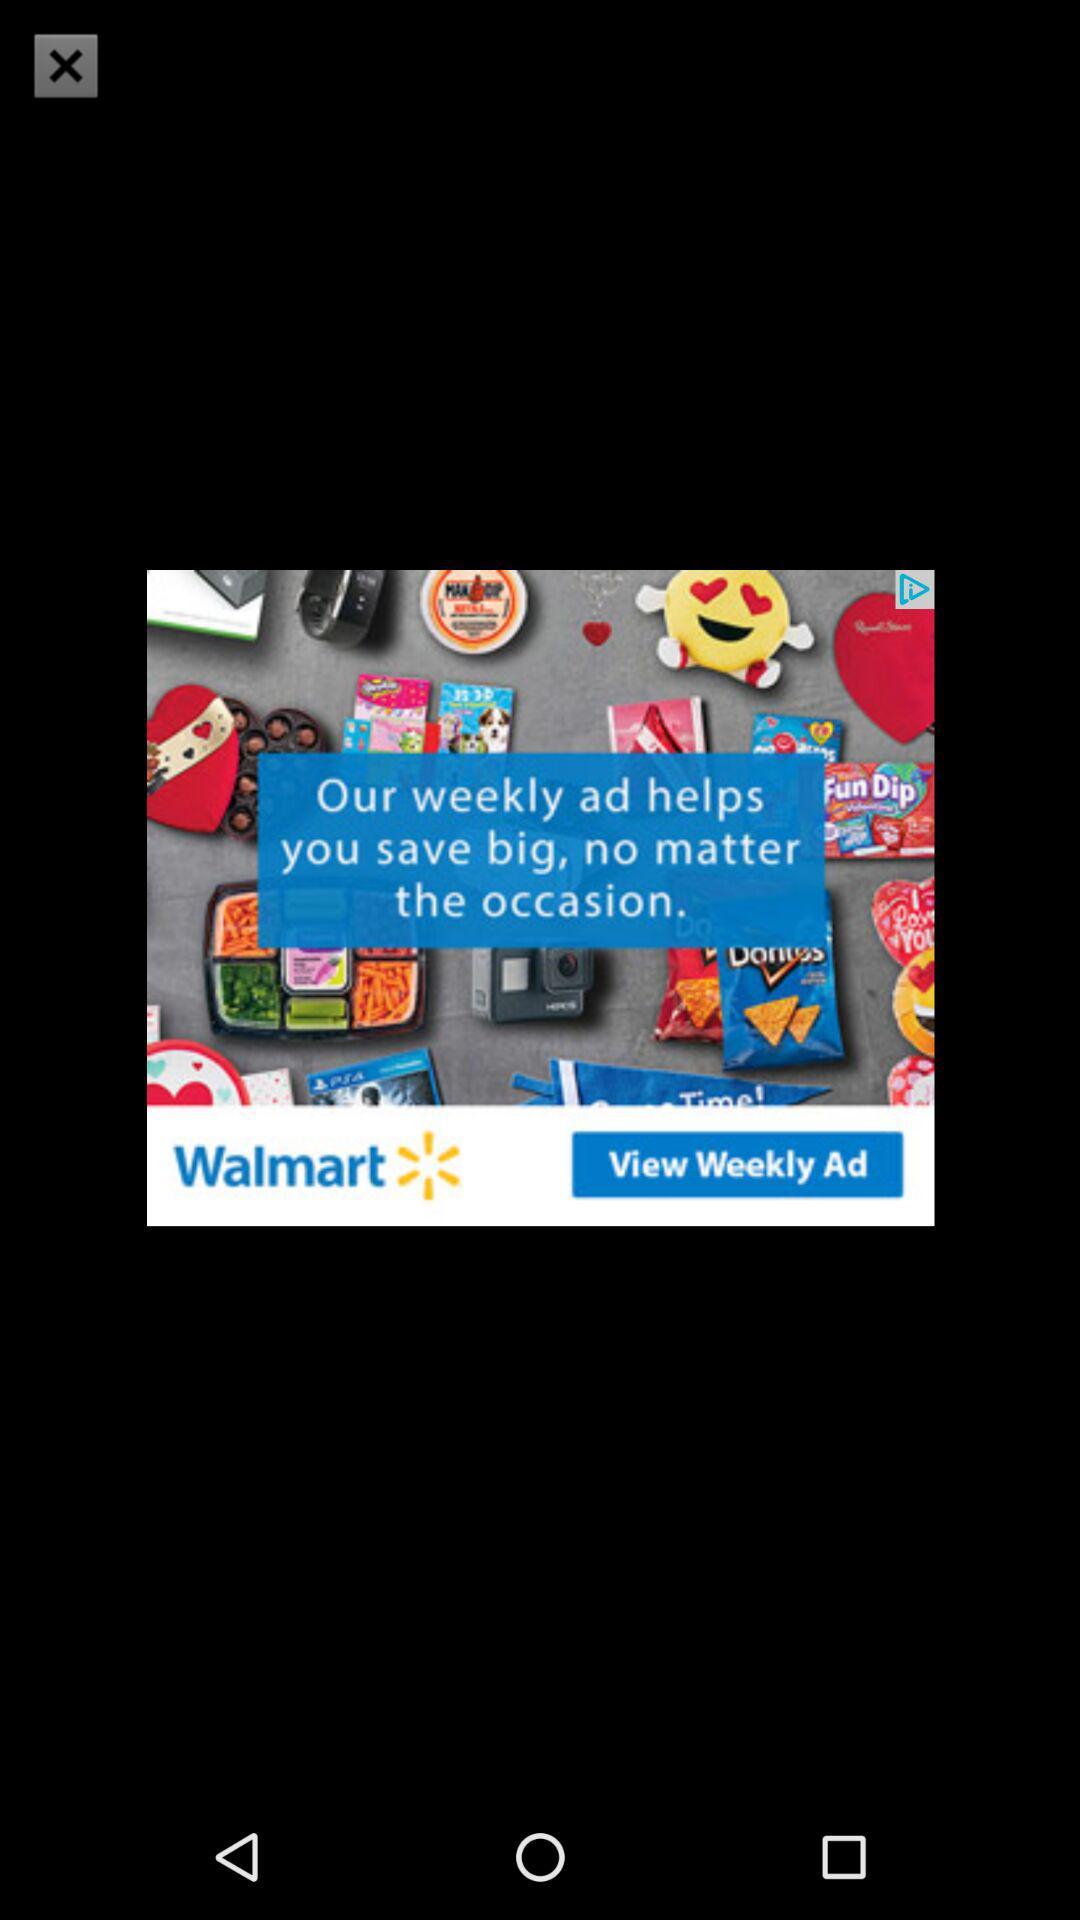 The height and width of the screenshot is (1920, 1080). I want to click on the close icon, so click(64, 70).